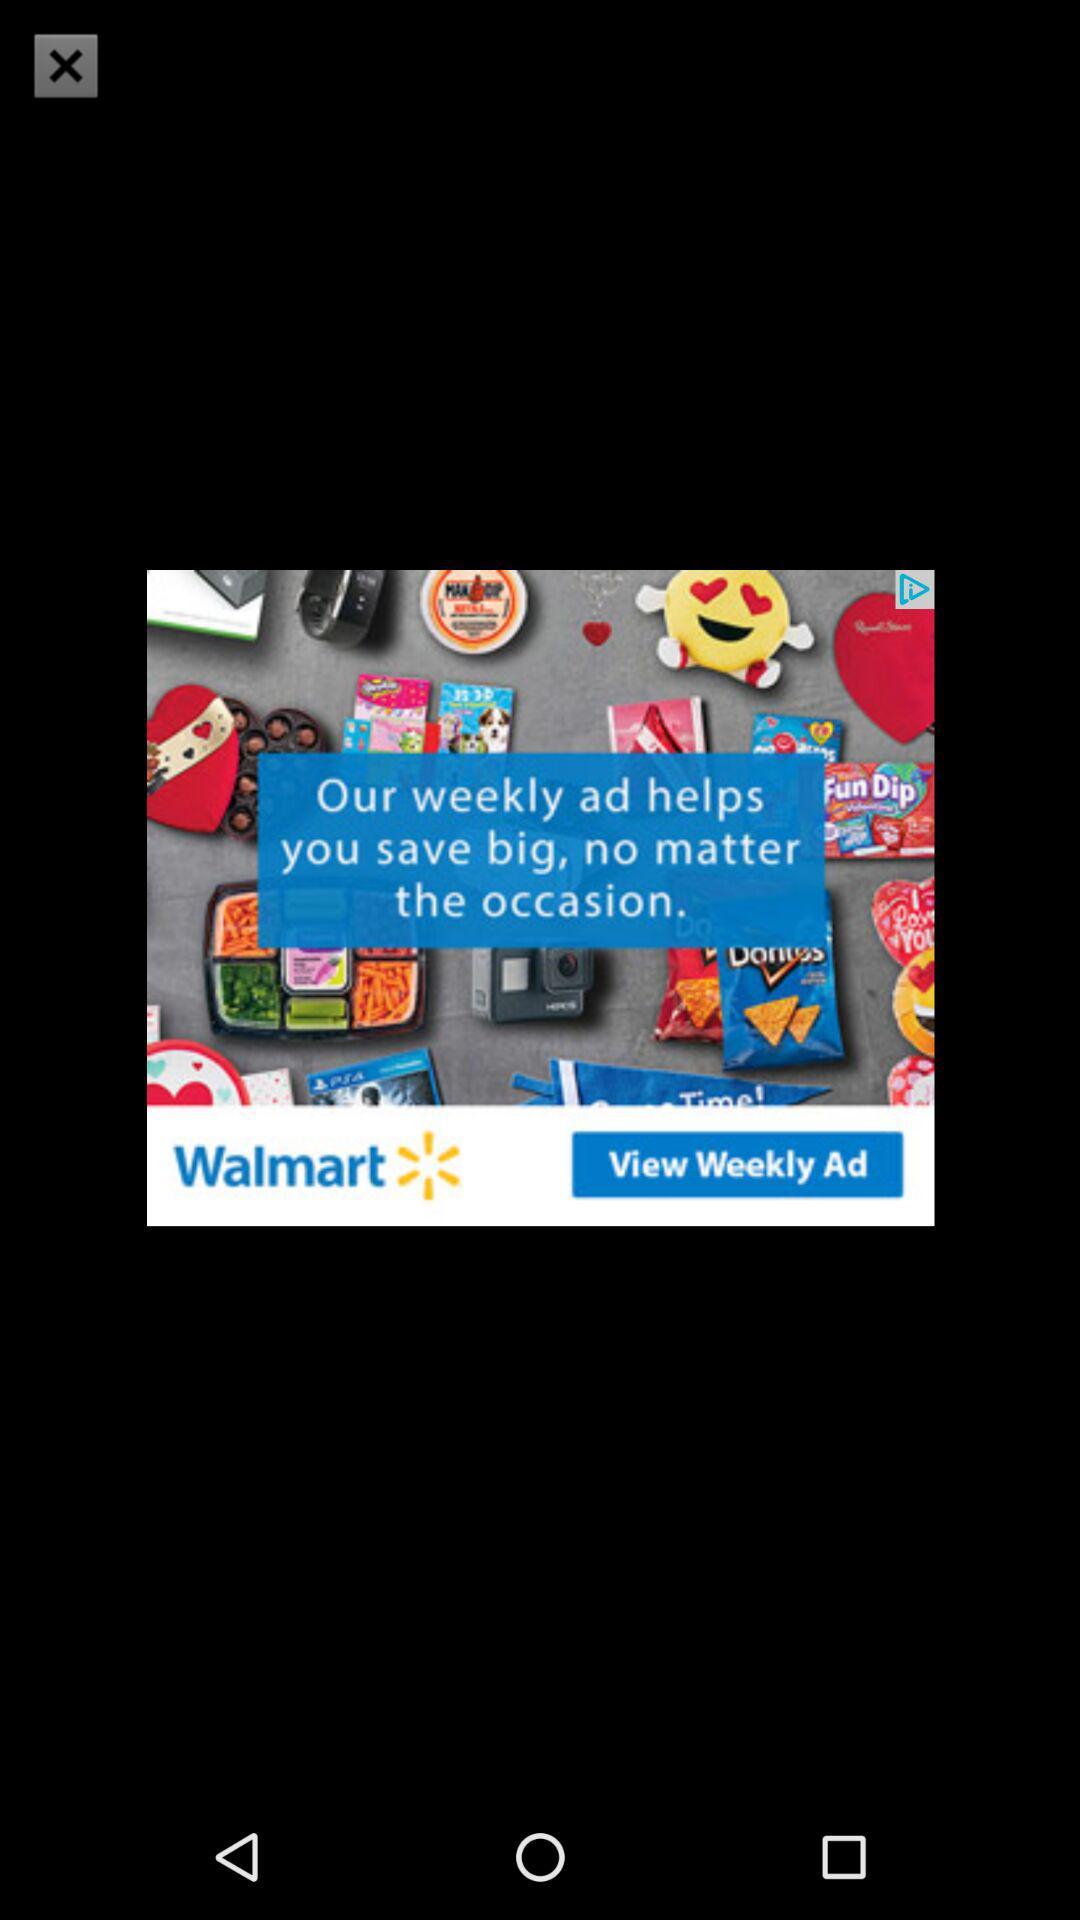 The height and width of the screenshot is (1920, 1080). I want to click on the close icon, so click(64, 70).